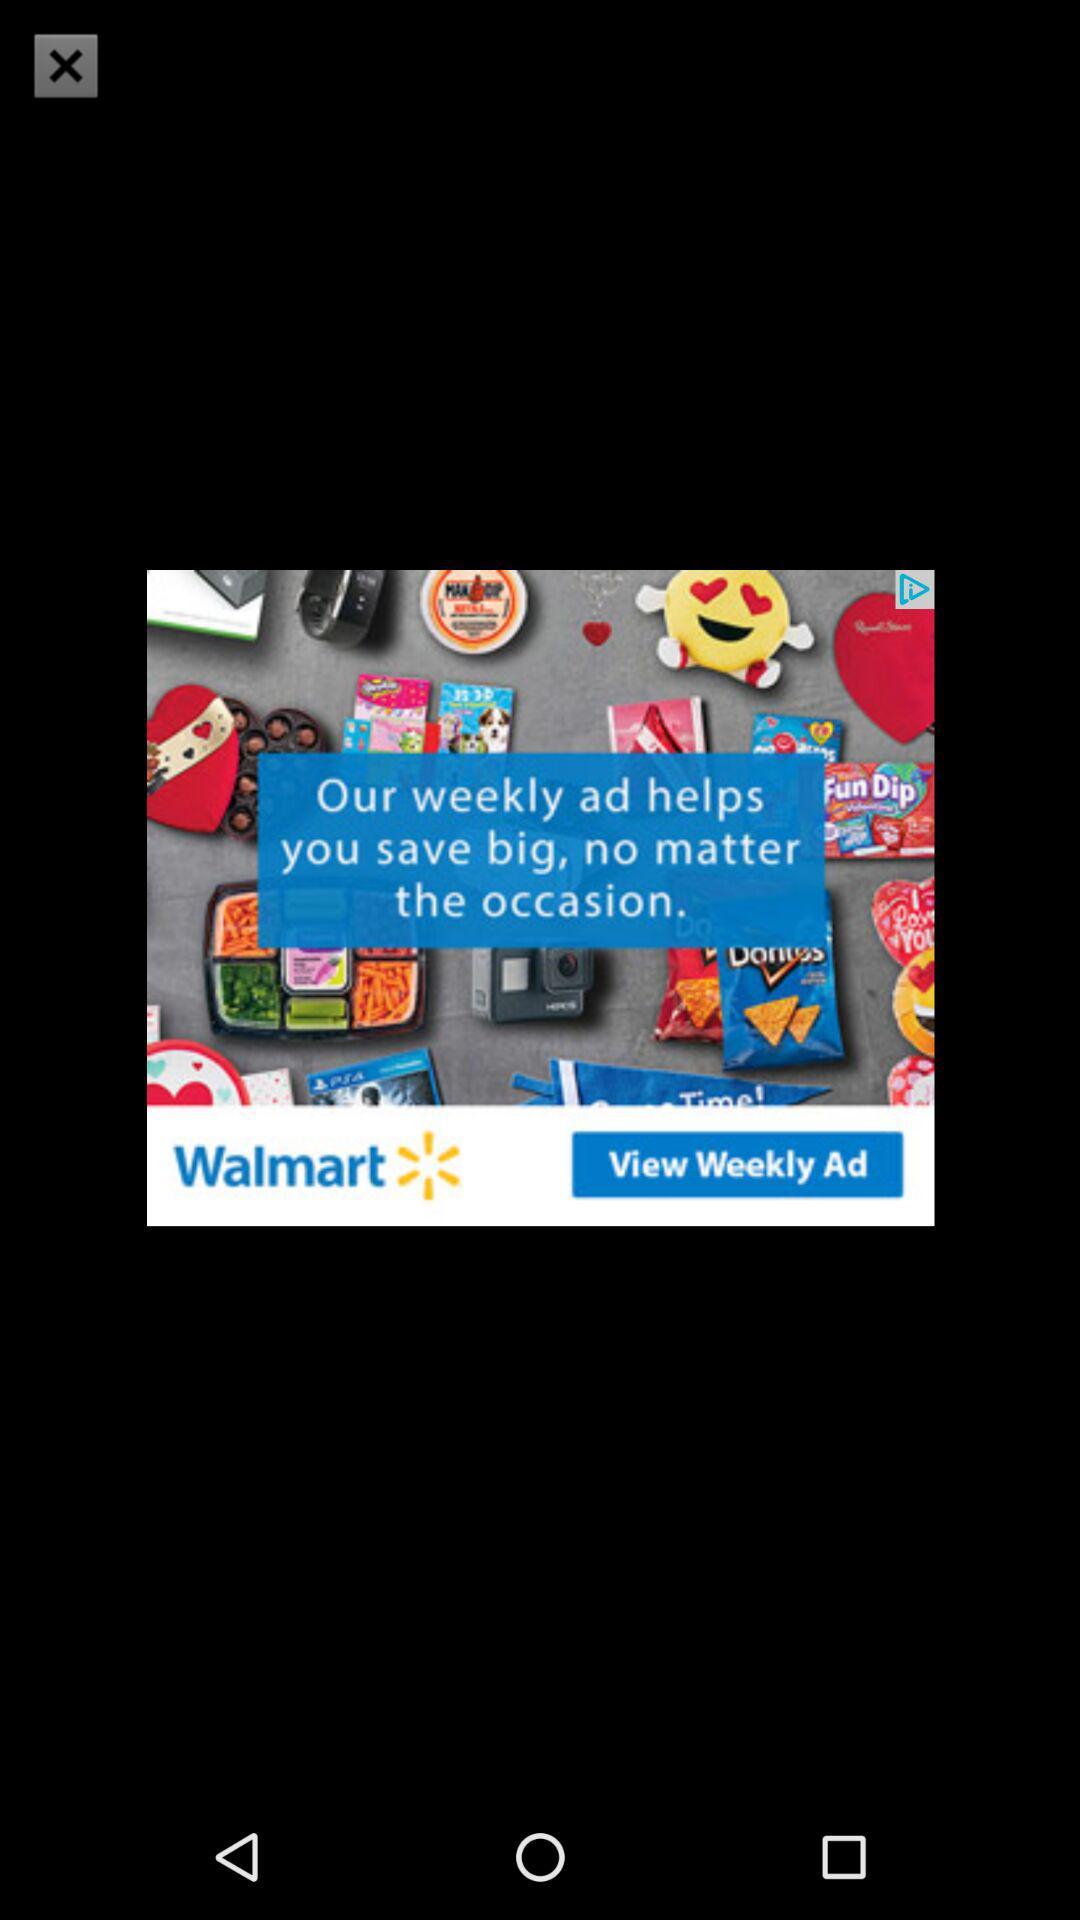 The height and width of the screenshot is (1920, 1080). I want to click on the close icon, so click(64, 70).